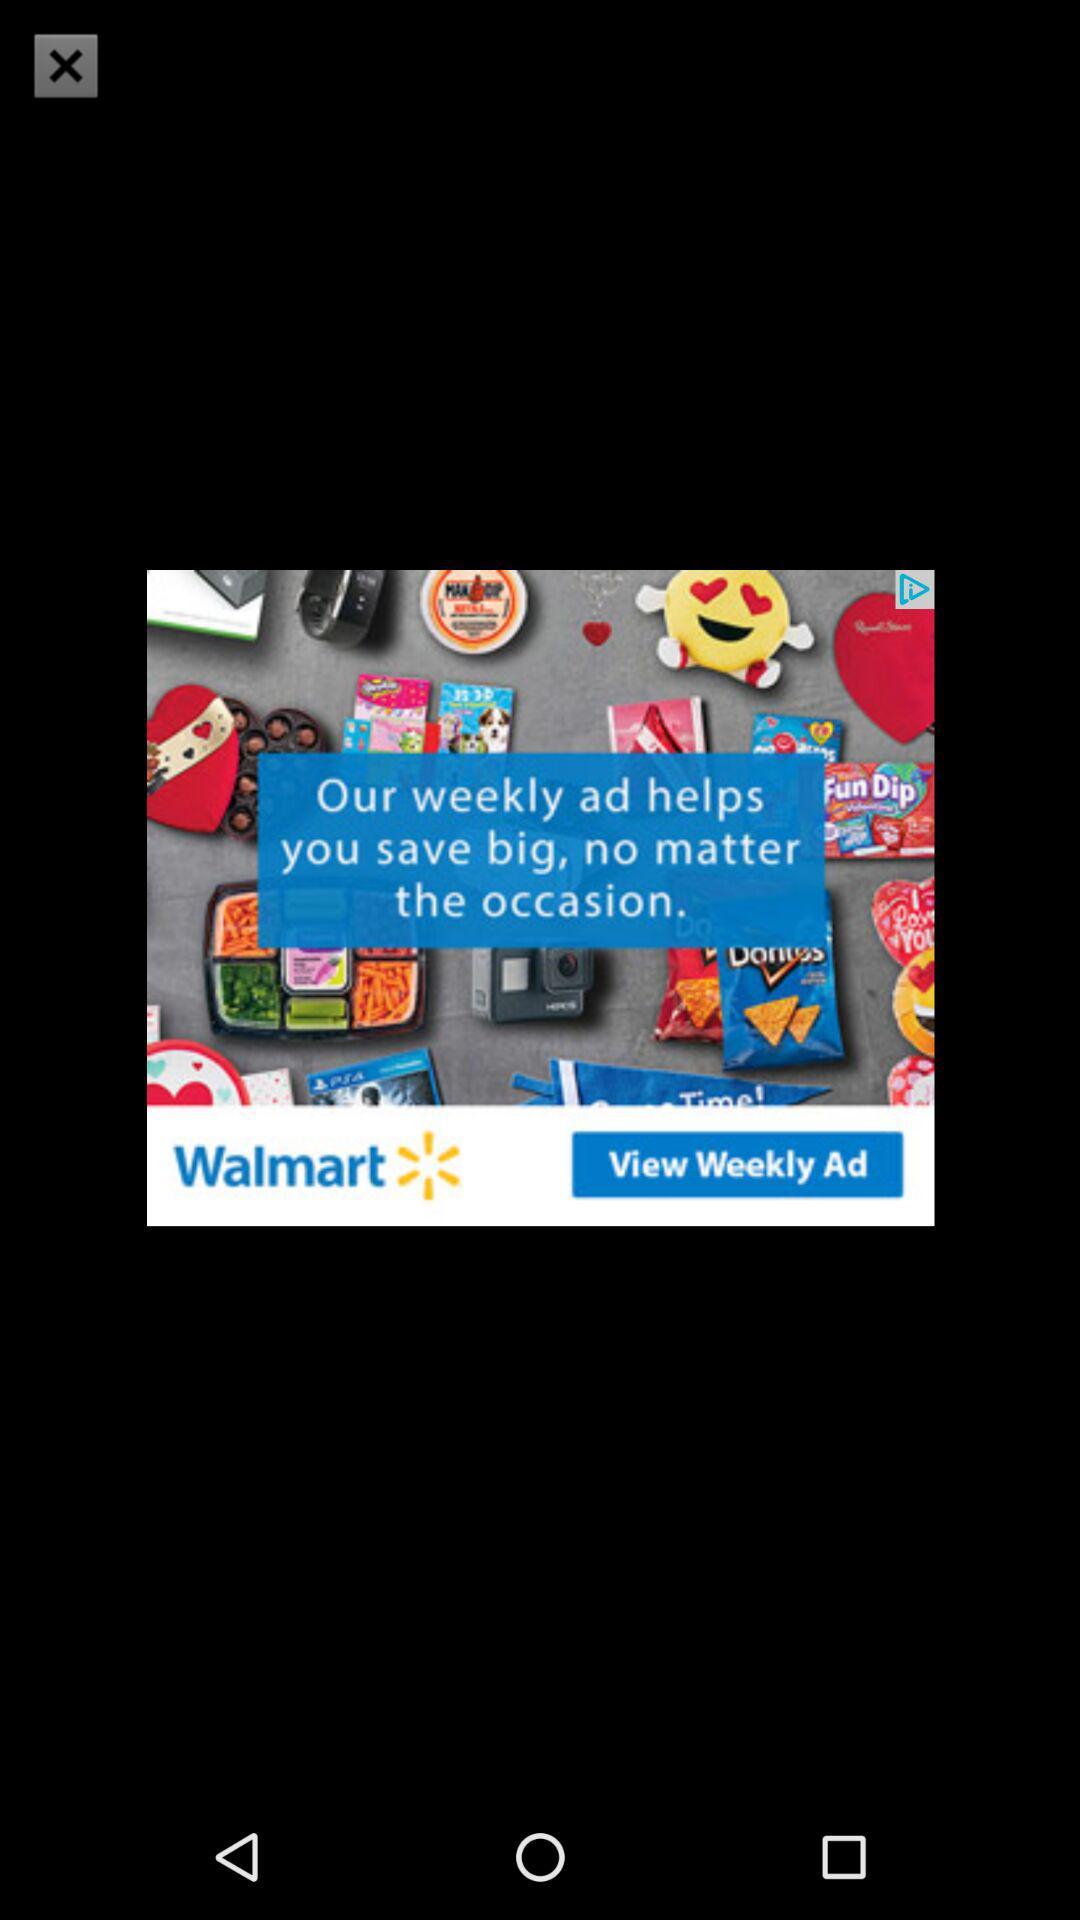 The height and width of the screenshot is (1920, 1080). I want to click on the close icon, so click(64, 70).